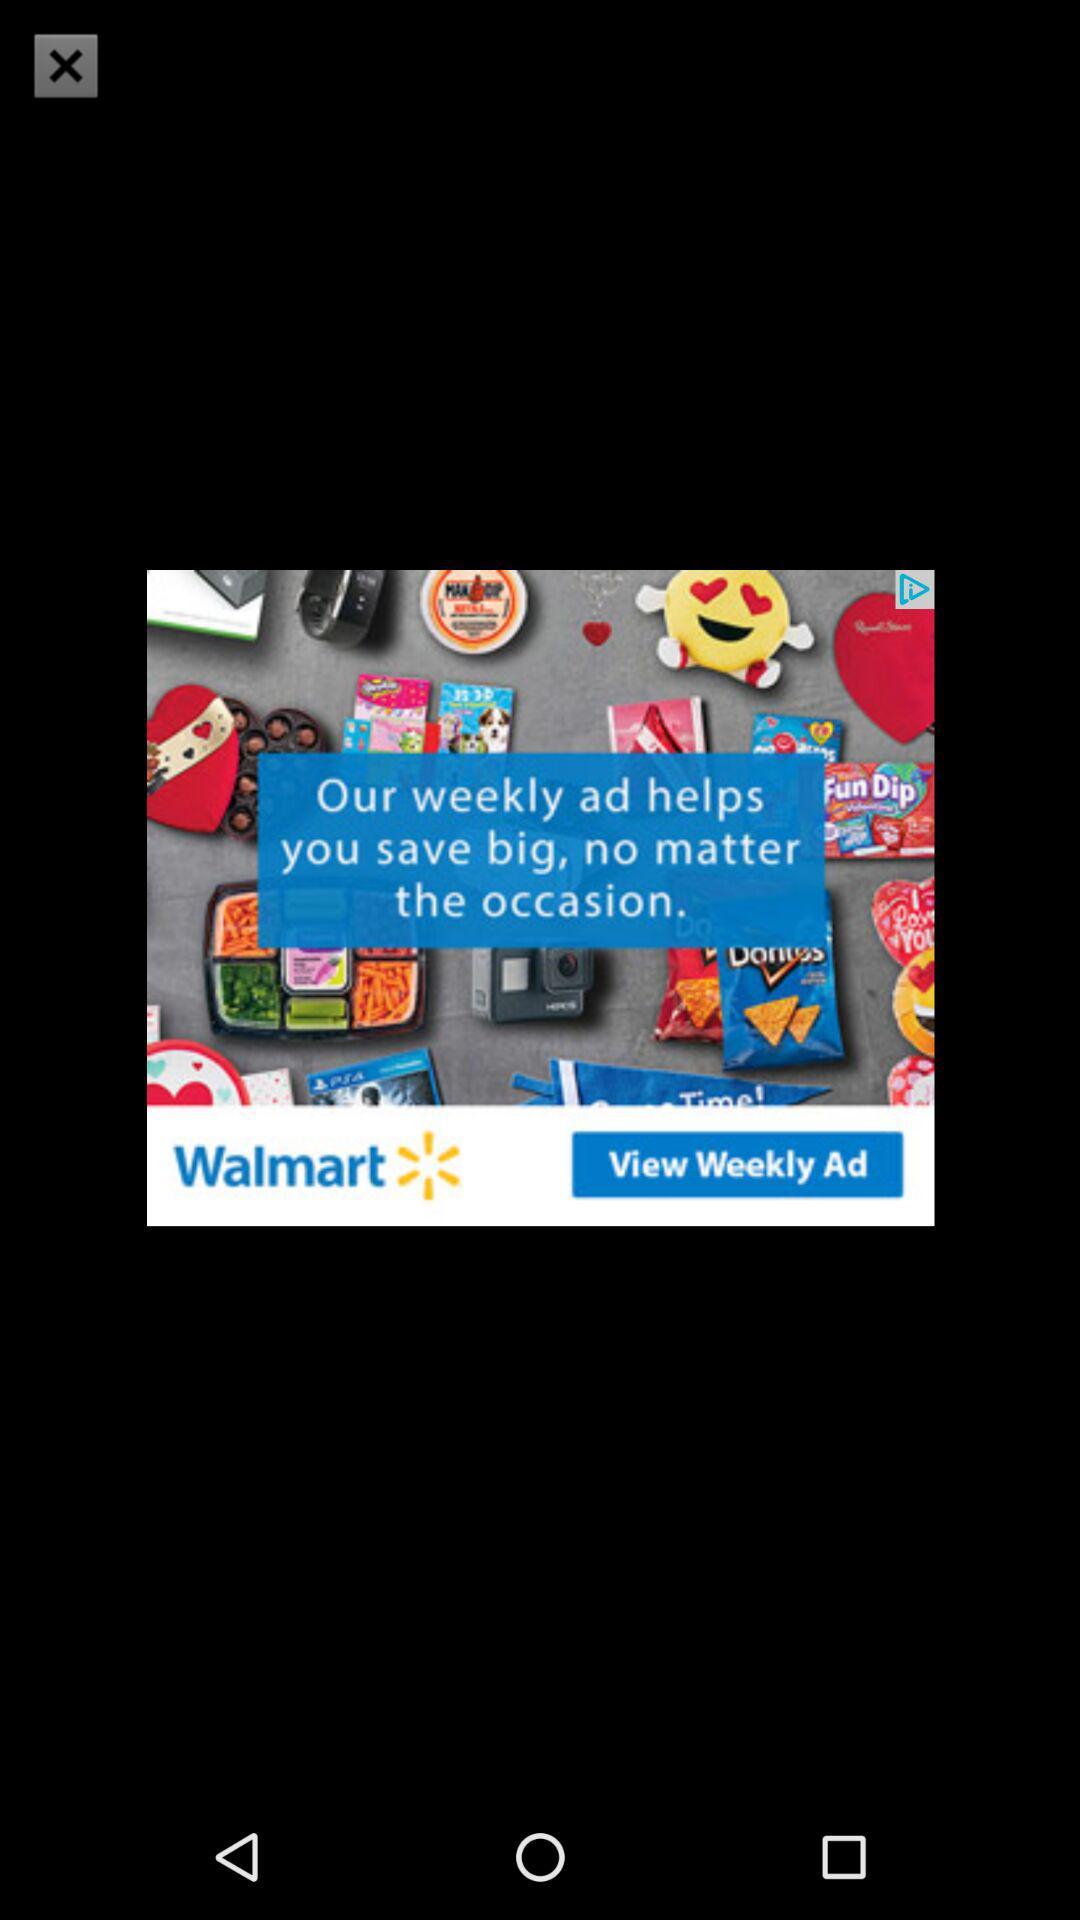 The height and width of the screenshot is (1920, 1080). I want to click on the close icon, so click(64, 70).